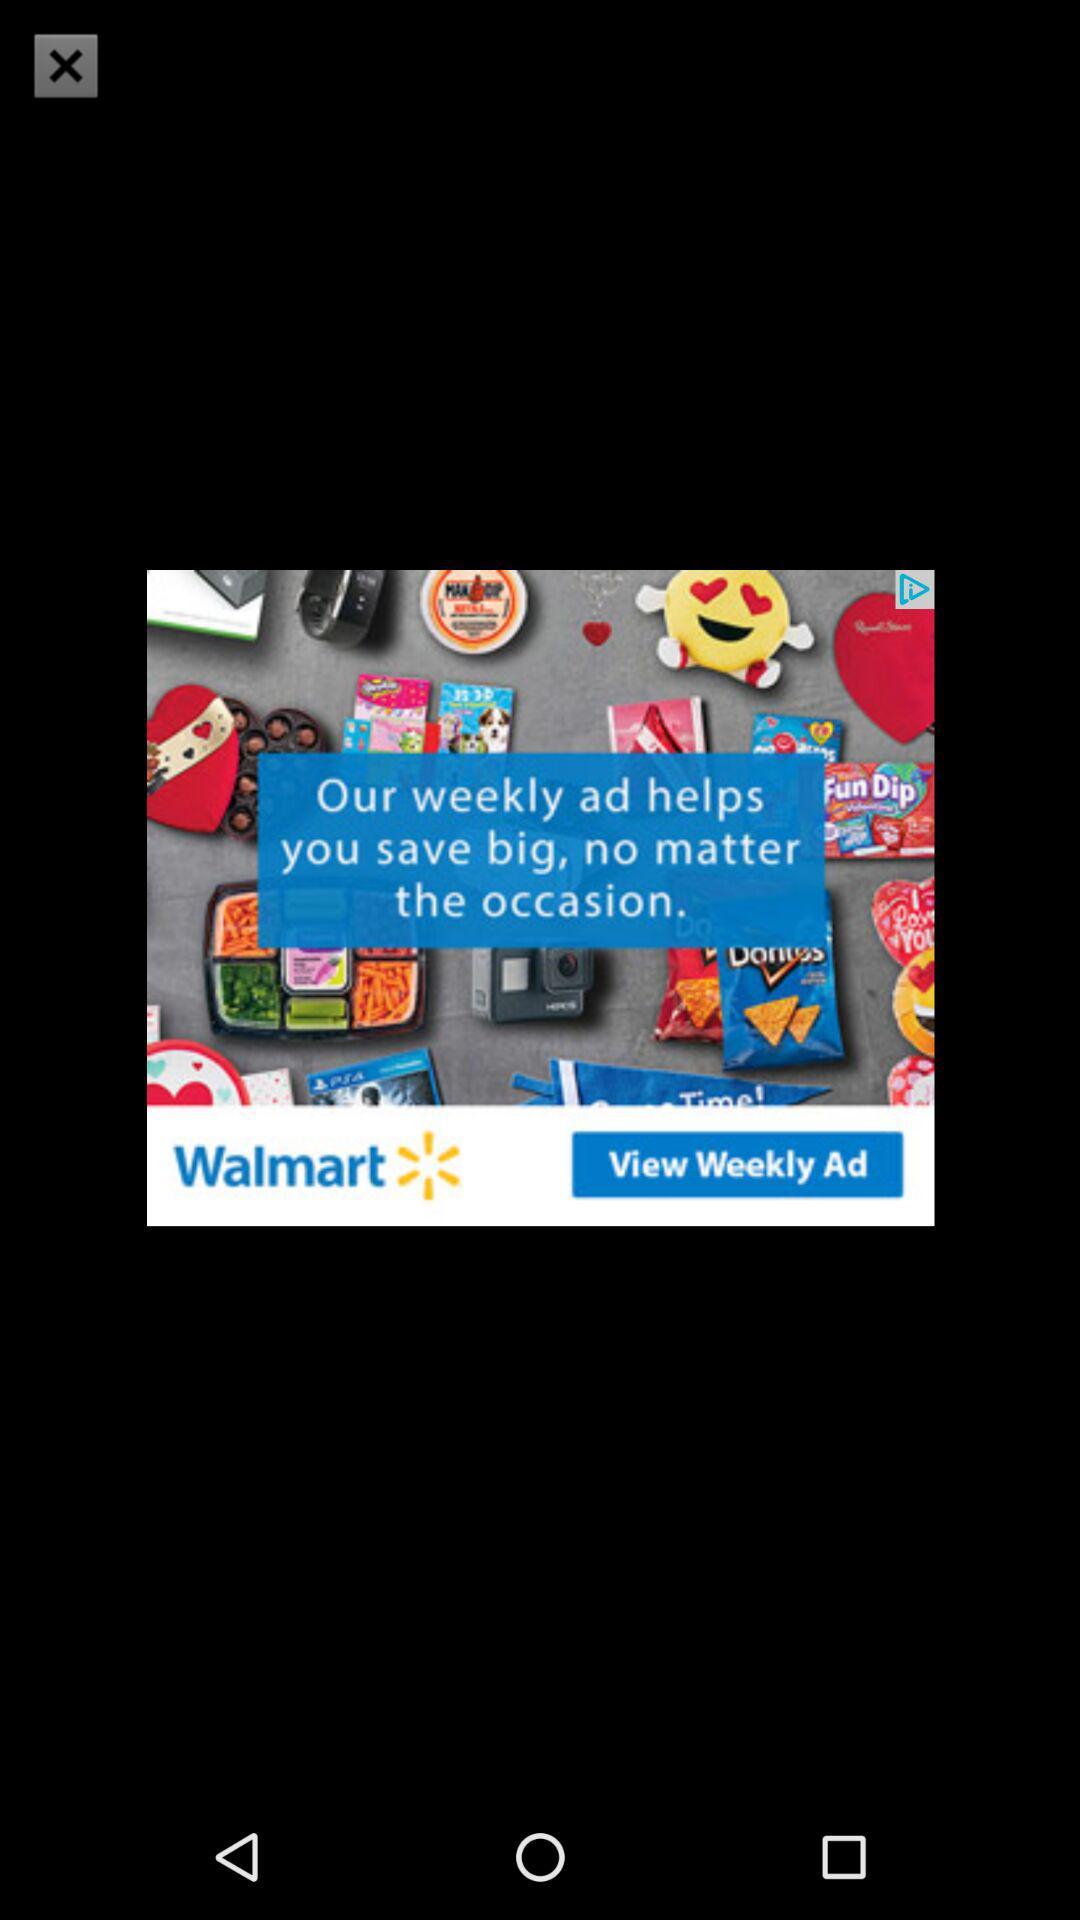 The height and width of the screenshot is (1920, 1080). I want to click on the close icon, so click(64, 70).